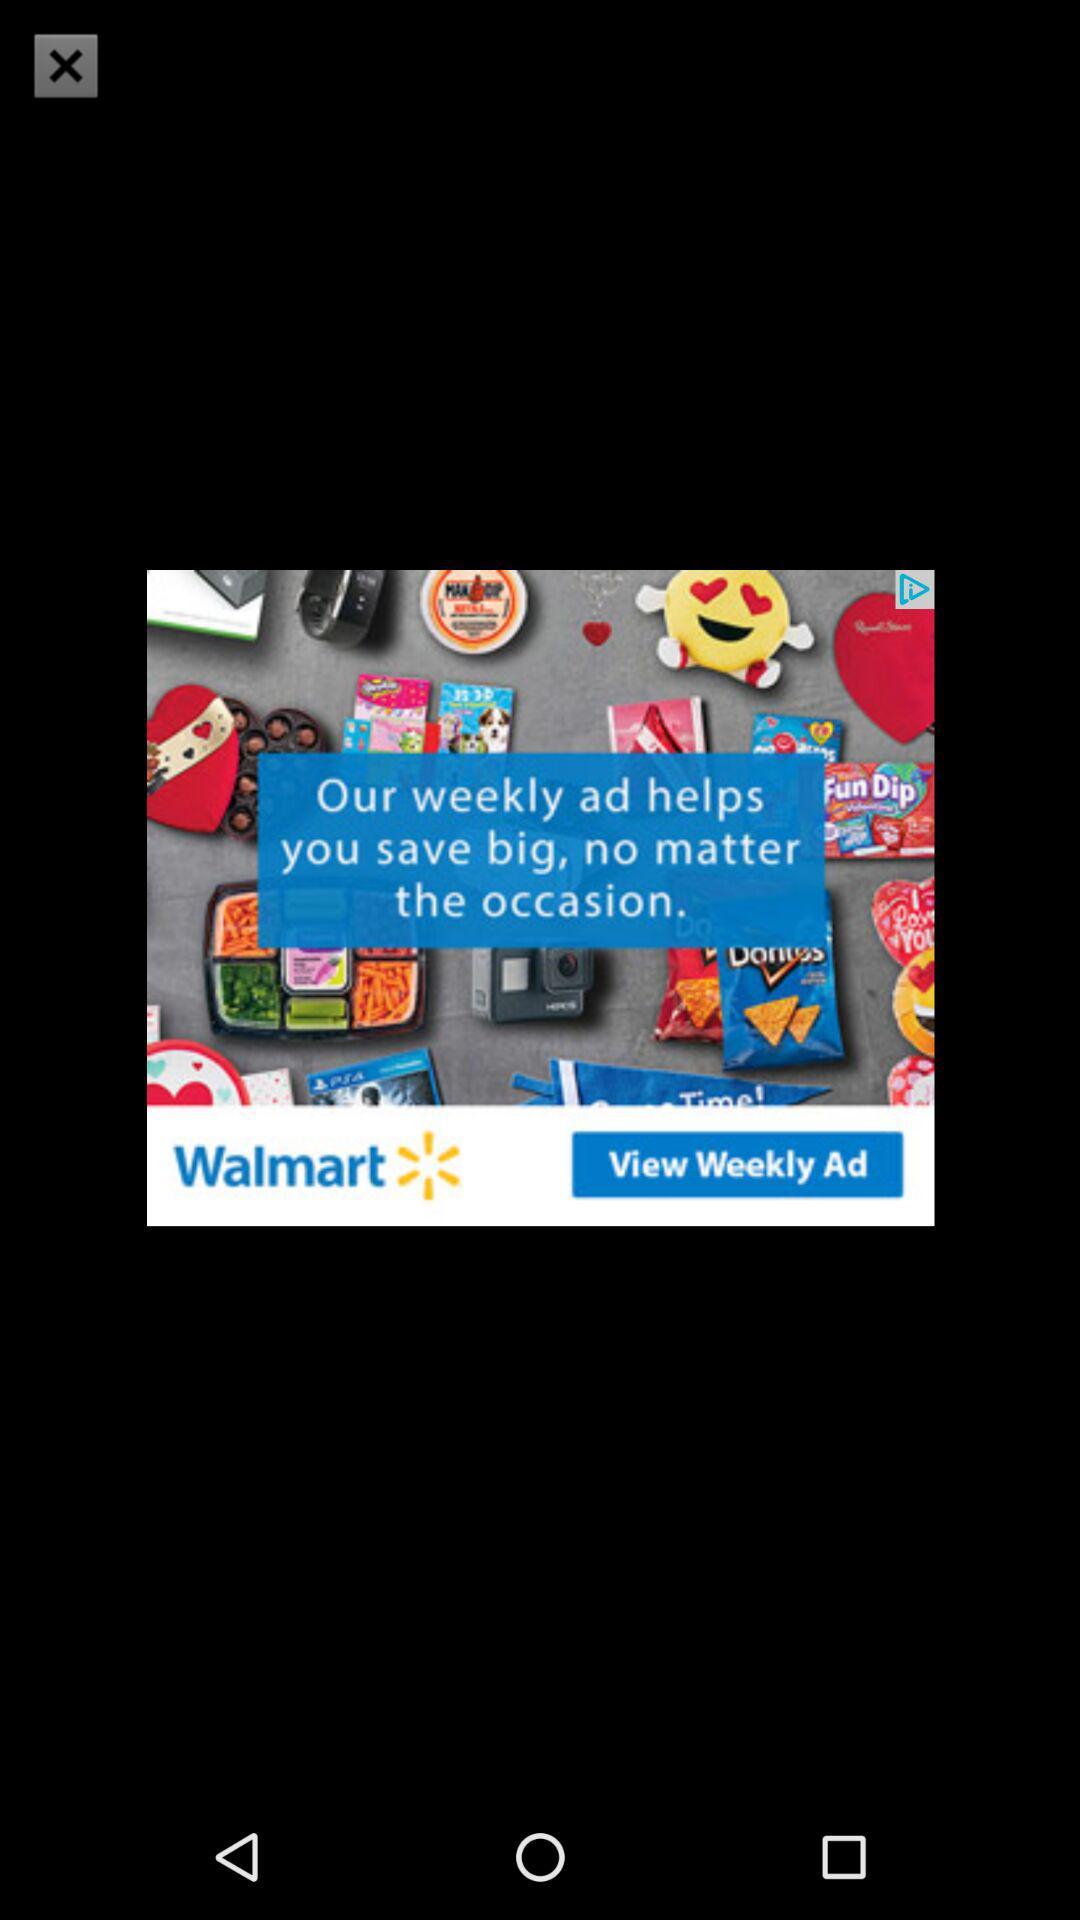 The height and width of the screenshot is (1920, 1080). I want to click on the close icon, so click(64, 70).